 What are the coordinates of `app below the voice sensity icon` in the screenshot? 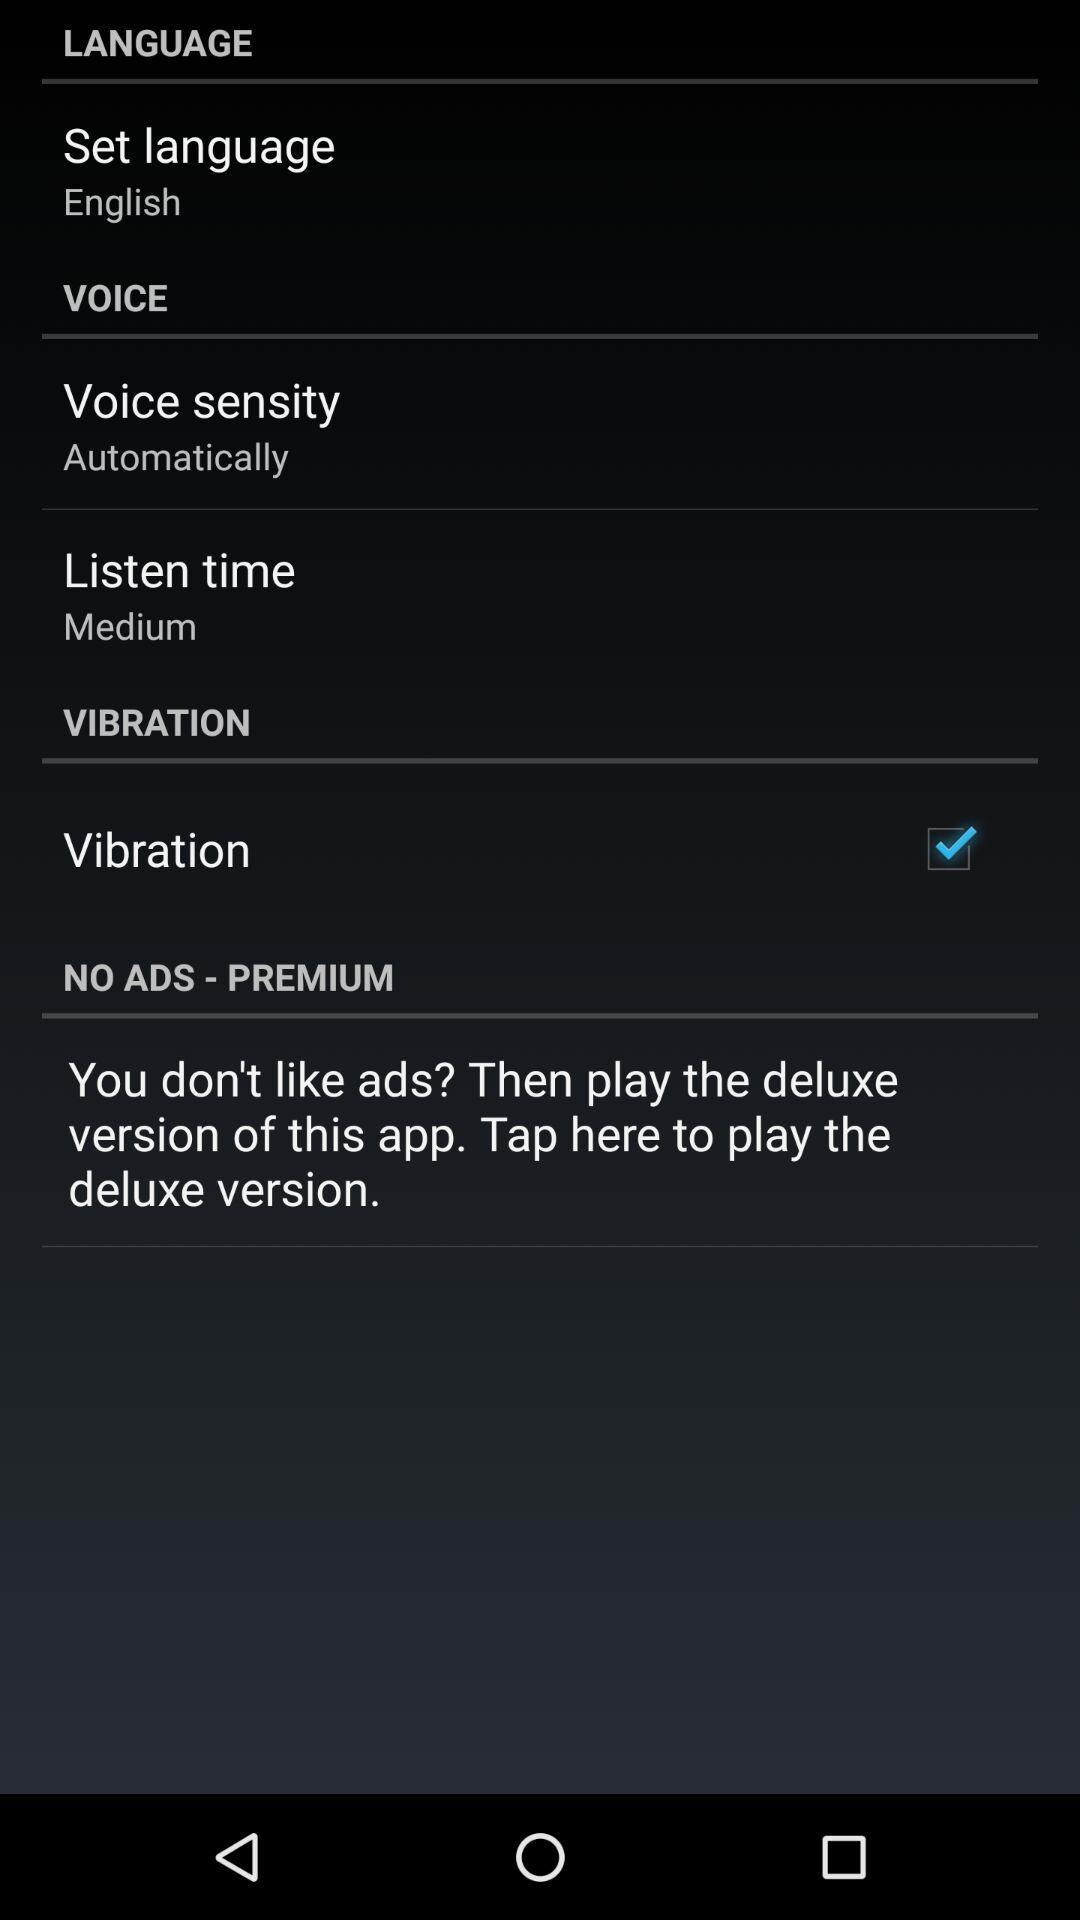 It's located at (174, 455).